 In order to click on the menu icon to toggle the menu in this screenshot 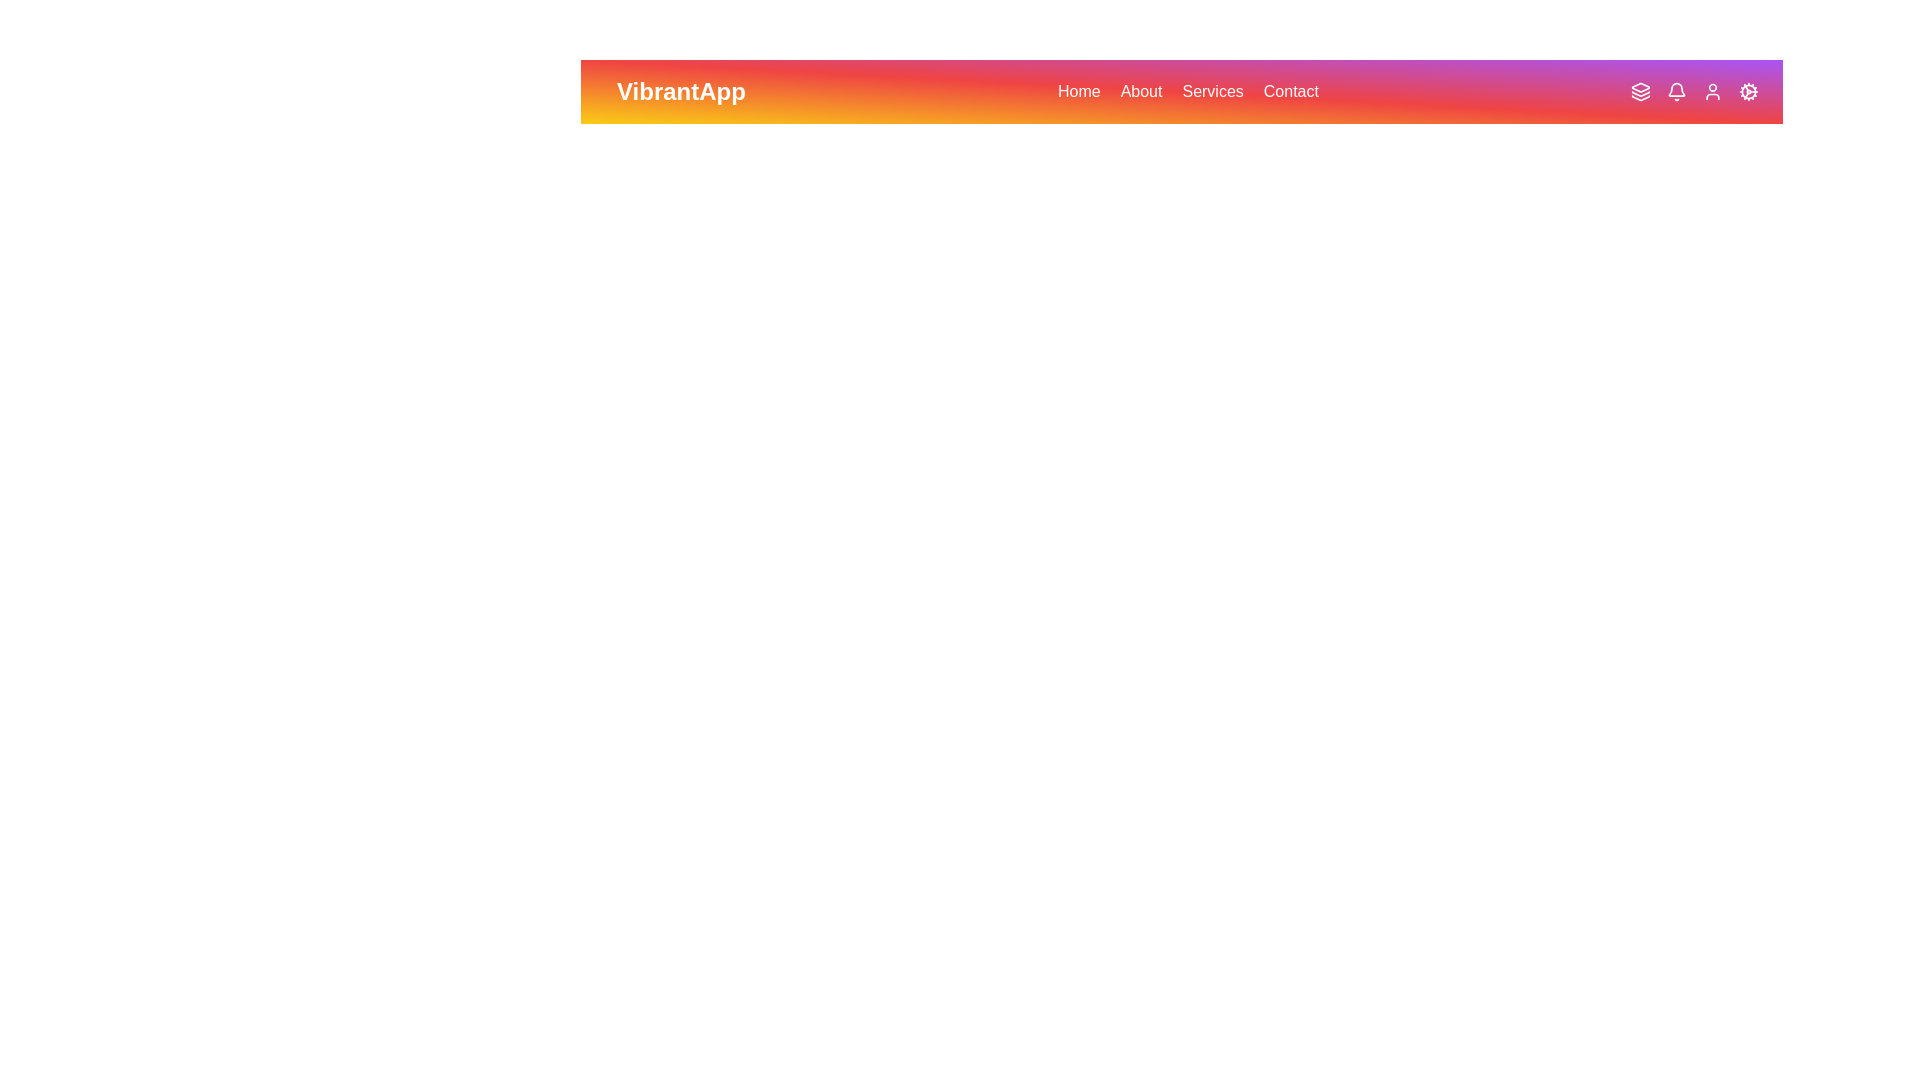, I will do `click(603, 75)`.